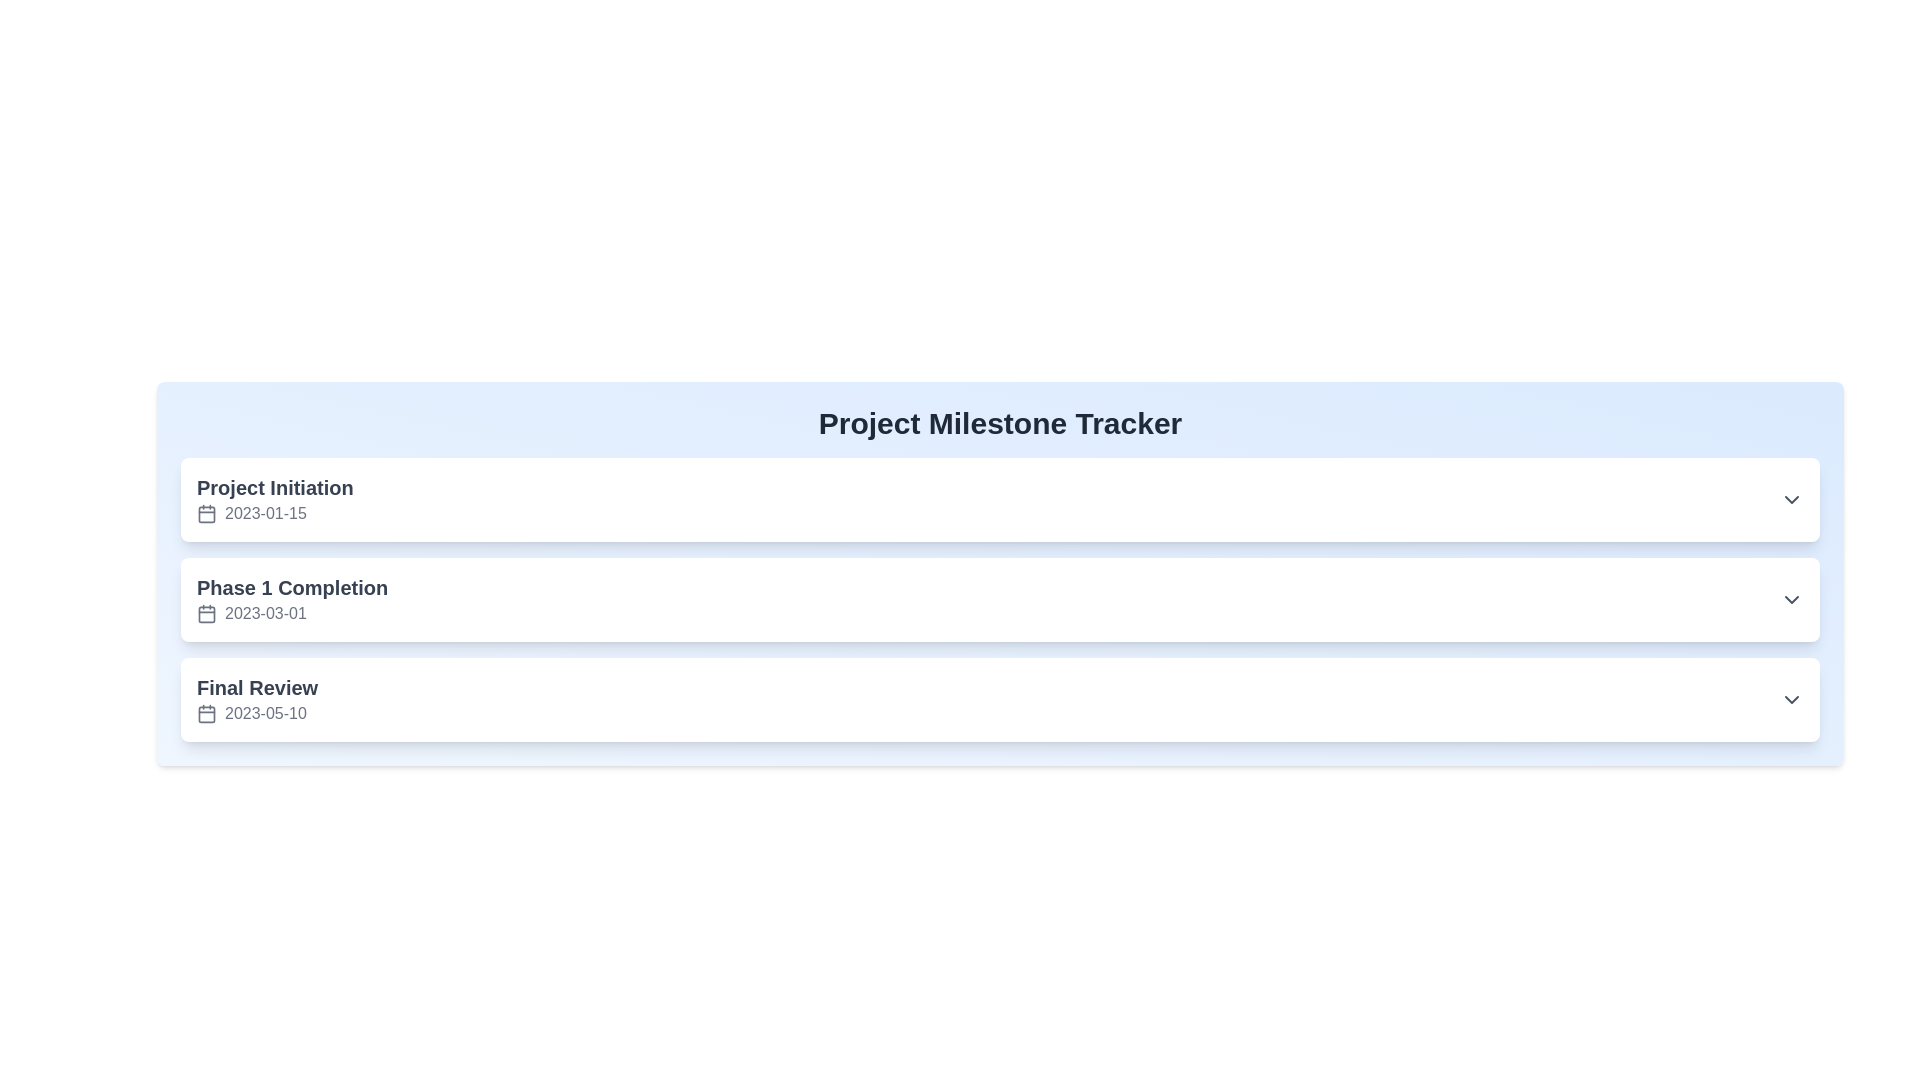 The width and height of the screenshot is (1920, 1080). What do you see at coordinates (274, 488) in the screenshot?
I see `the text label reading 'Project Initiation' which is bold and dark gray, located under the main heading 'Project Milestone Tracker'` at bounding box center [274, 488].